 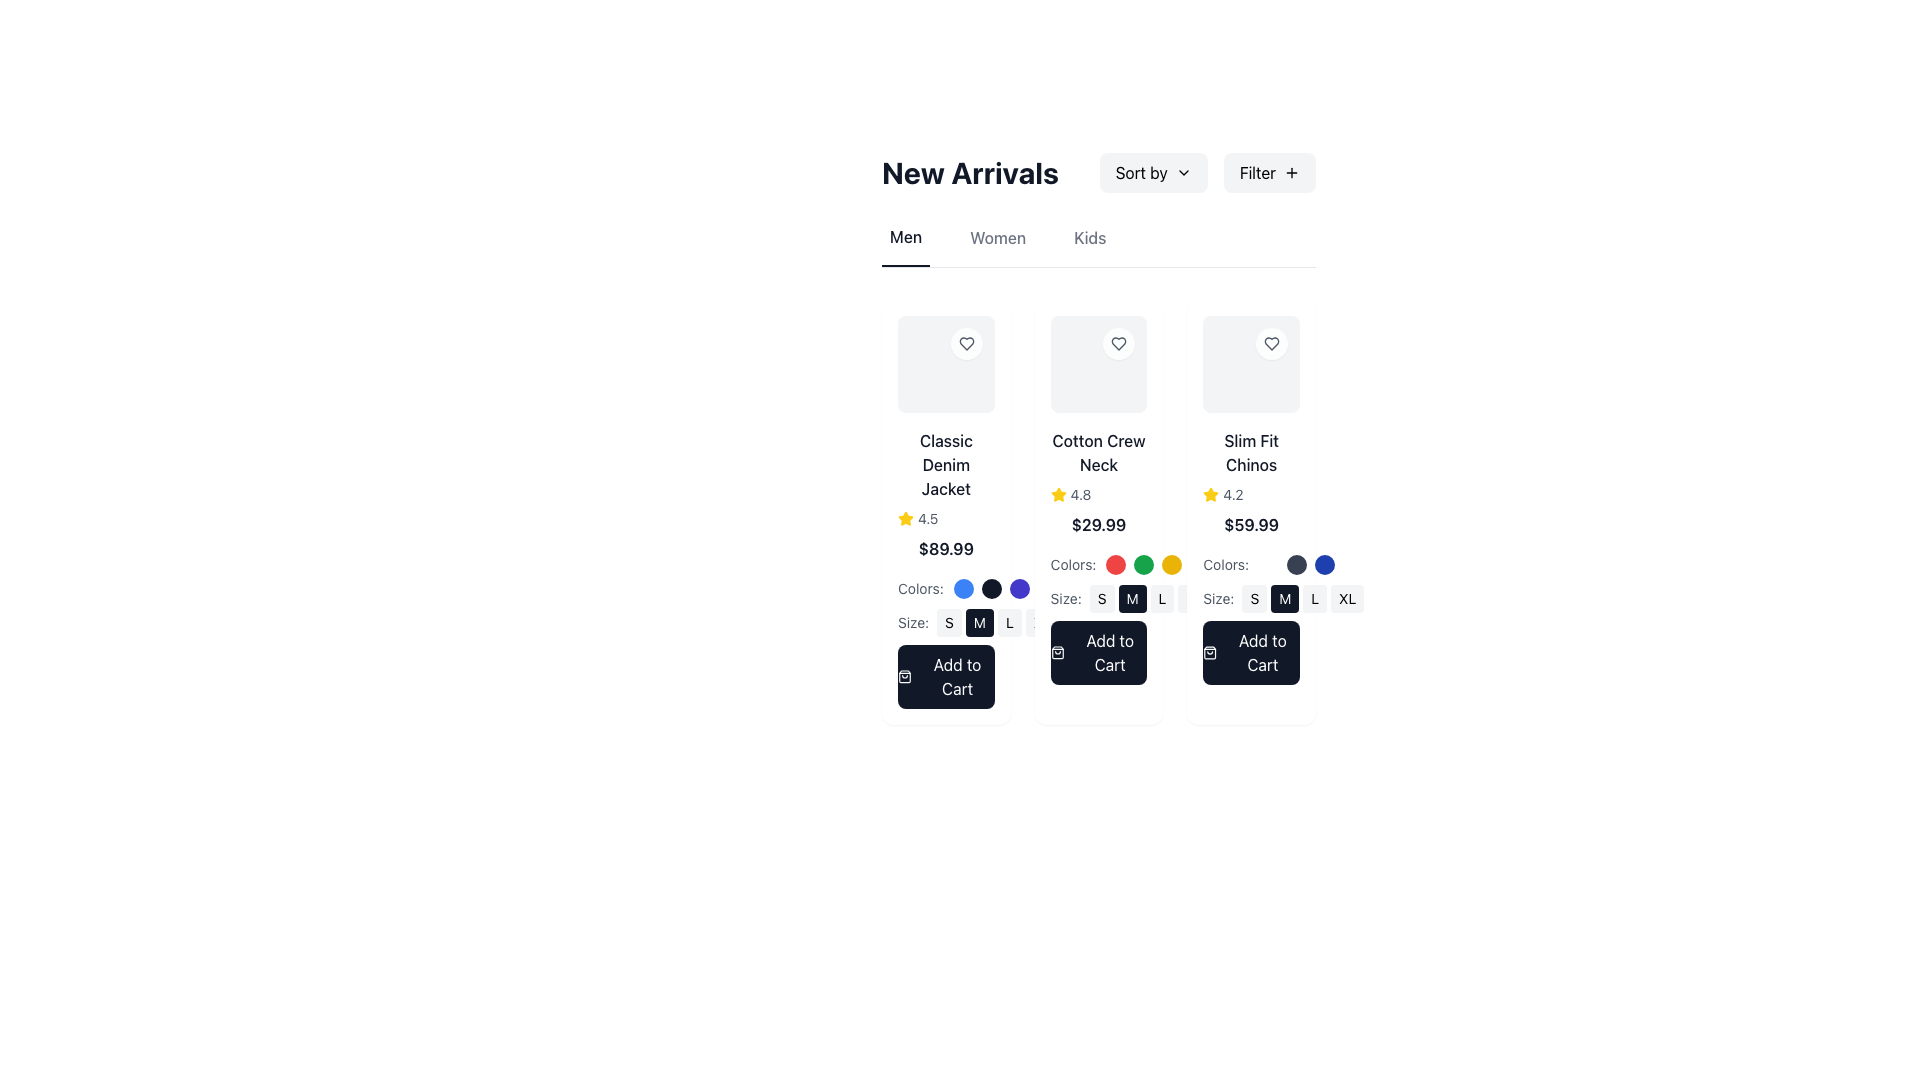 I want to click on the 'L' button, which is the third button in a group of four horizontally-aligned buttons labeled 'S', 'M', 'L', and 'XL', to observe the hover effect, so click(x=1162, y=597).